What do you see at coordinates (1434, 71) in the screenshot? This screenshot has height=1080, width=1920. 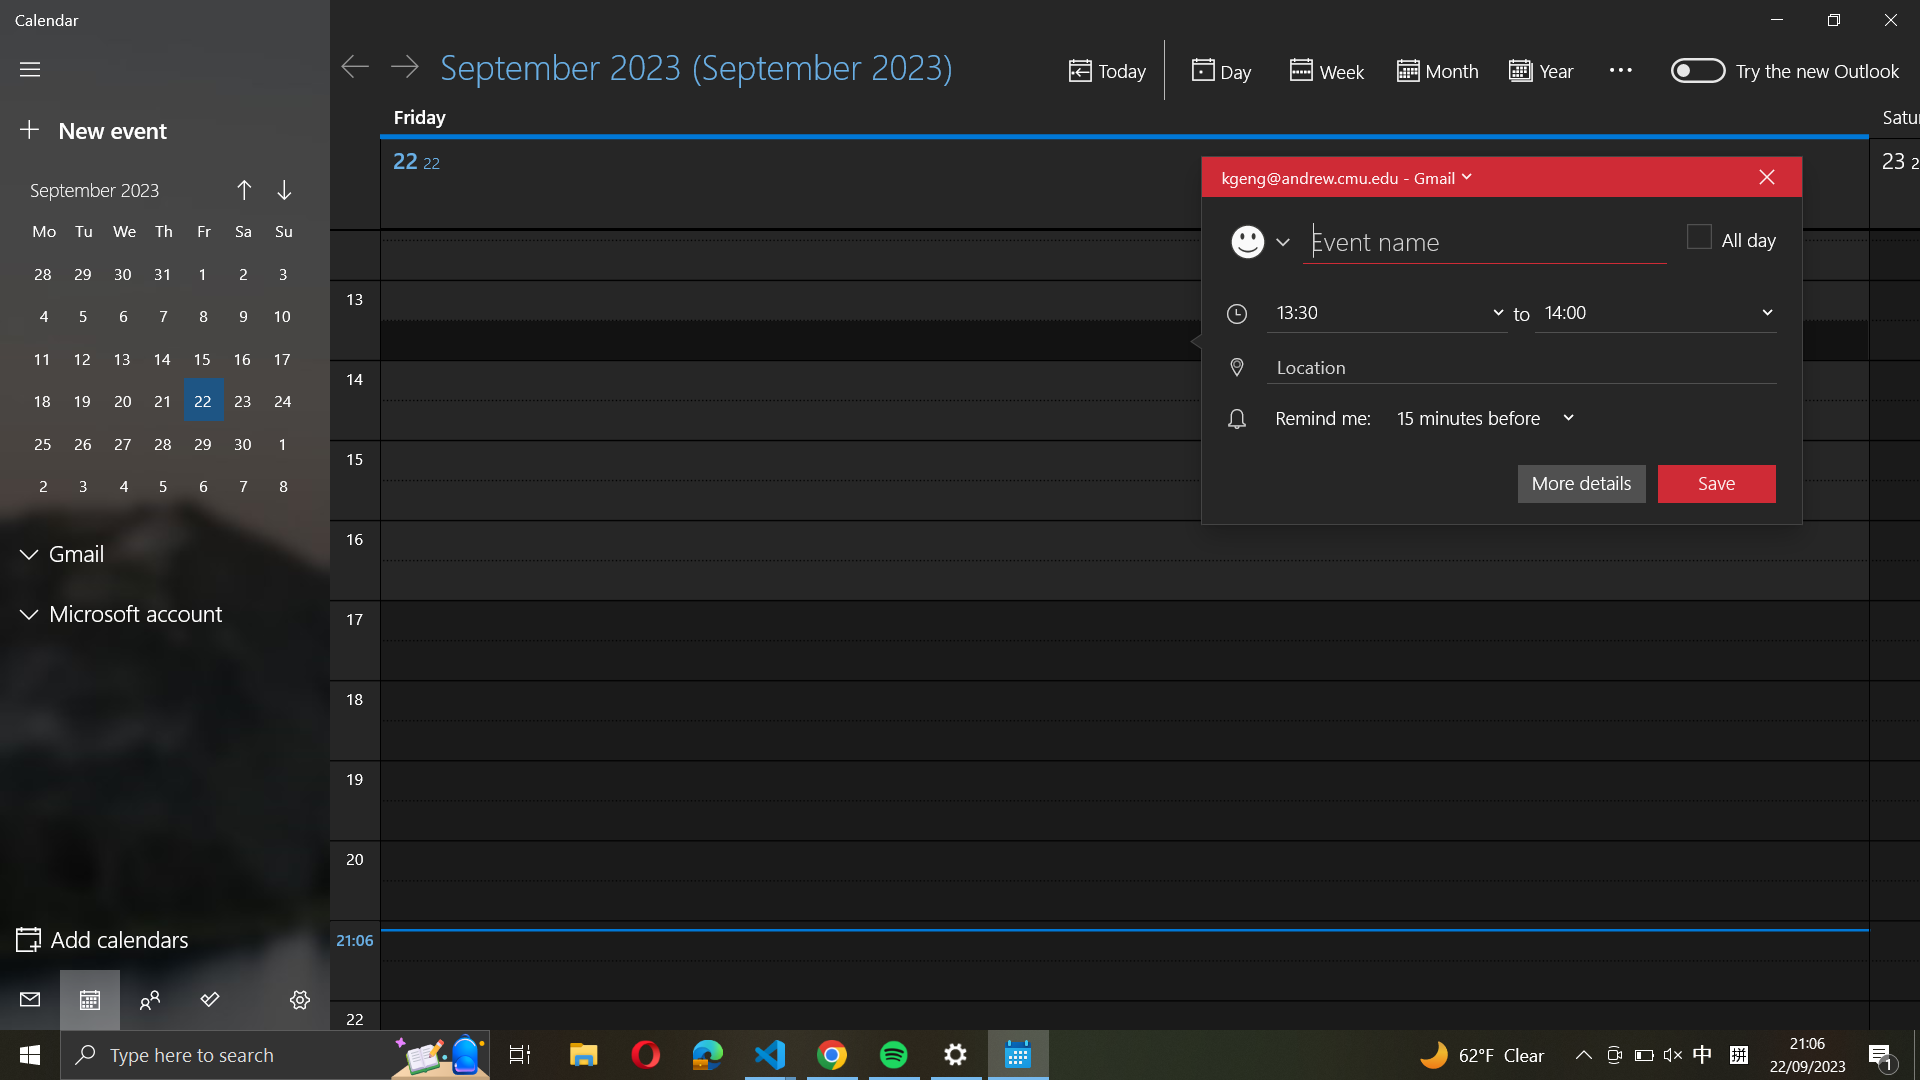 I see `the calendar configuration to "month" view` at bounding box center [1434, 71].